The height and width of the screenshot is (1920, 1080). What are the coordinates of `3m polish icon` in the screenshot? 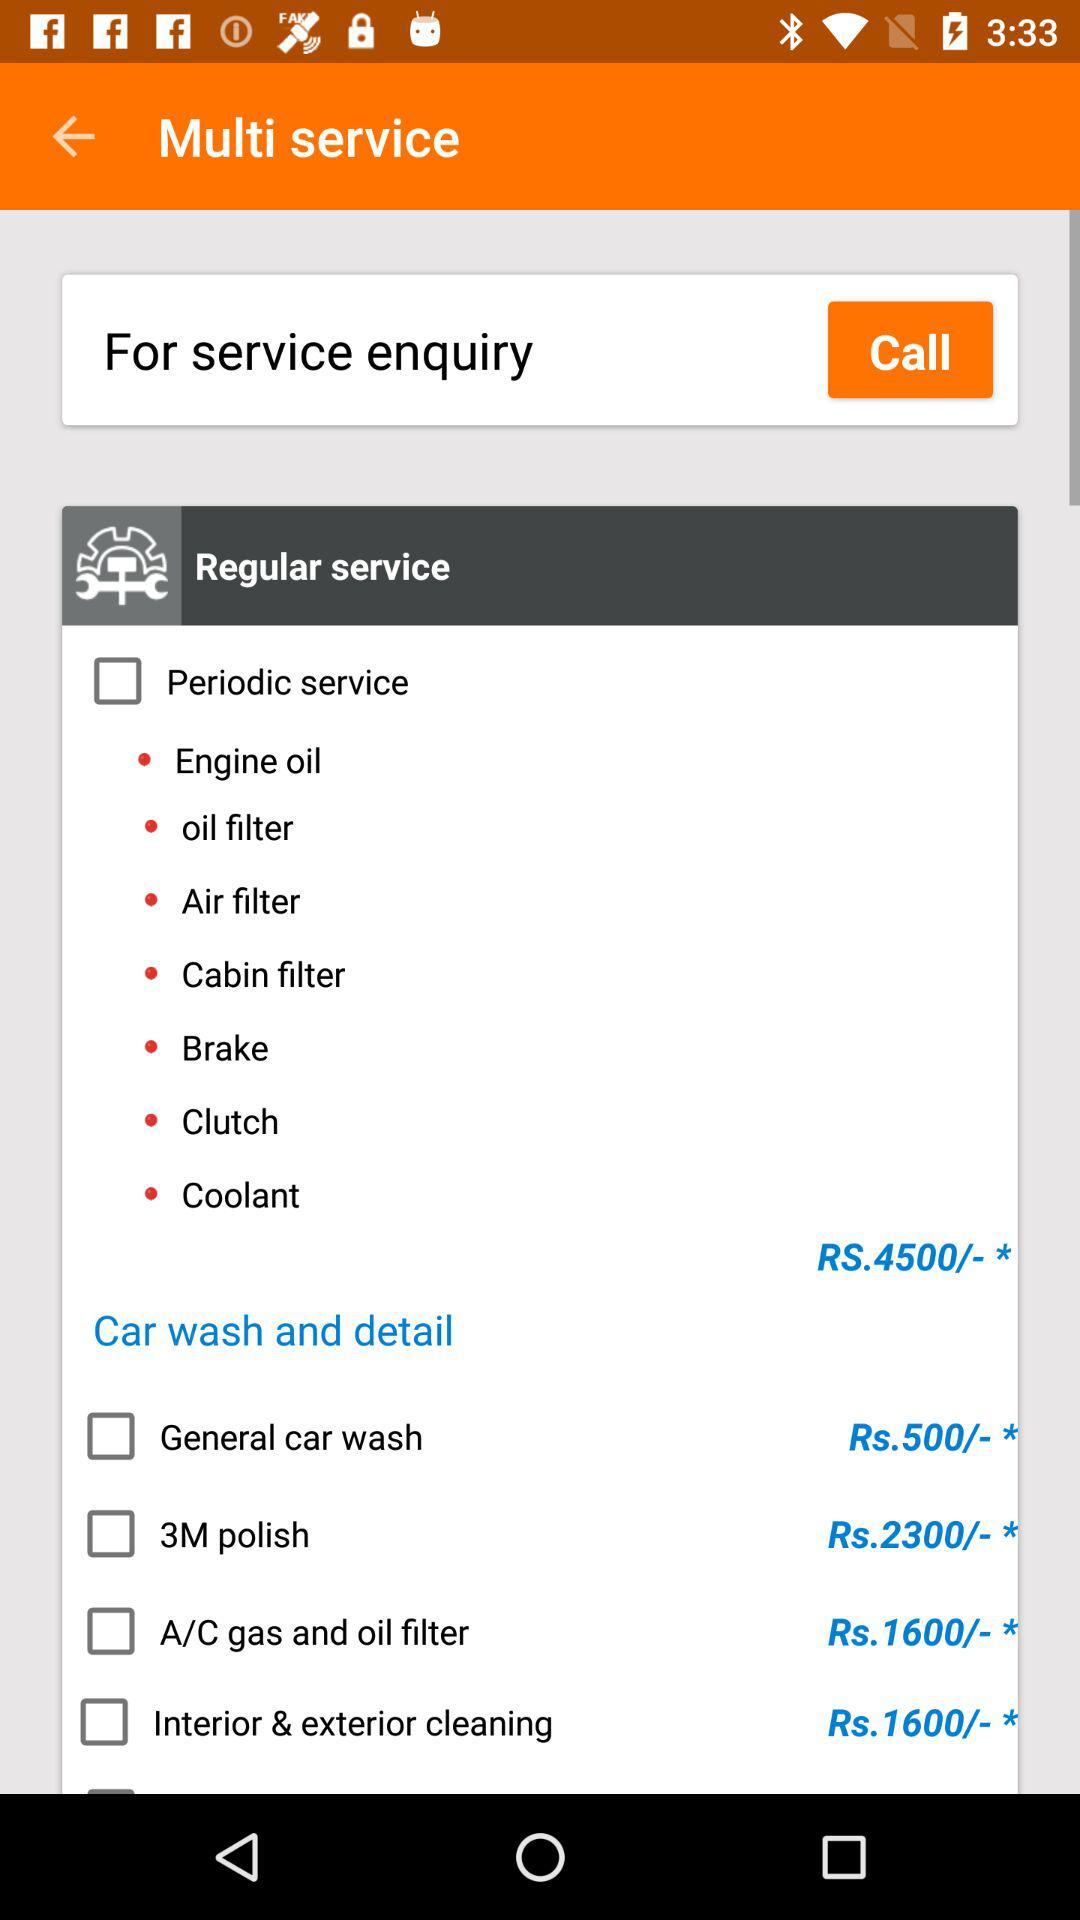 It's located at (540, 1532).